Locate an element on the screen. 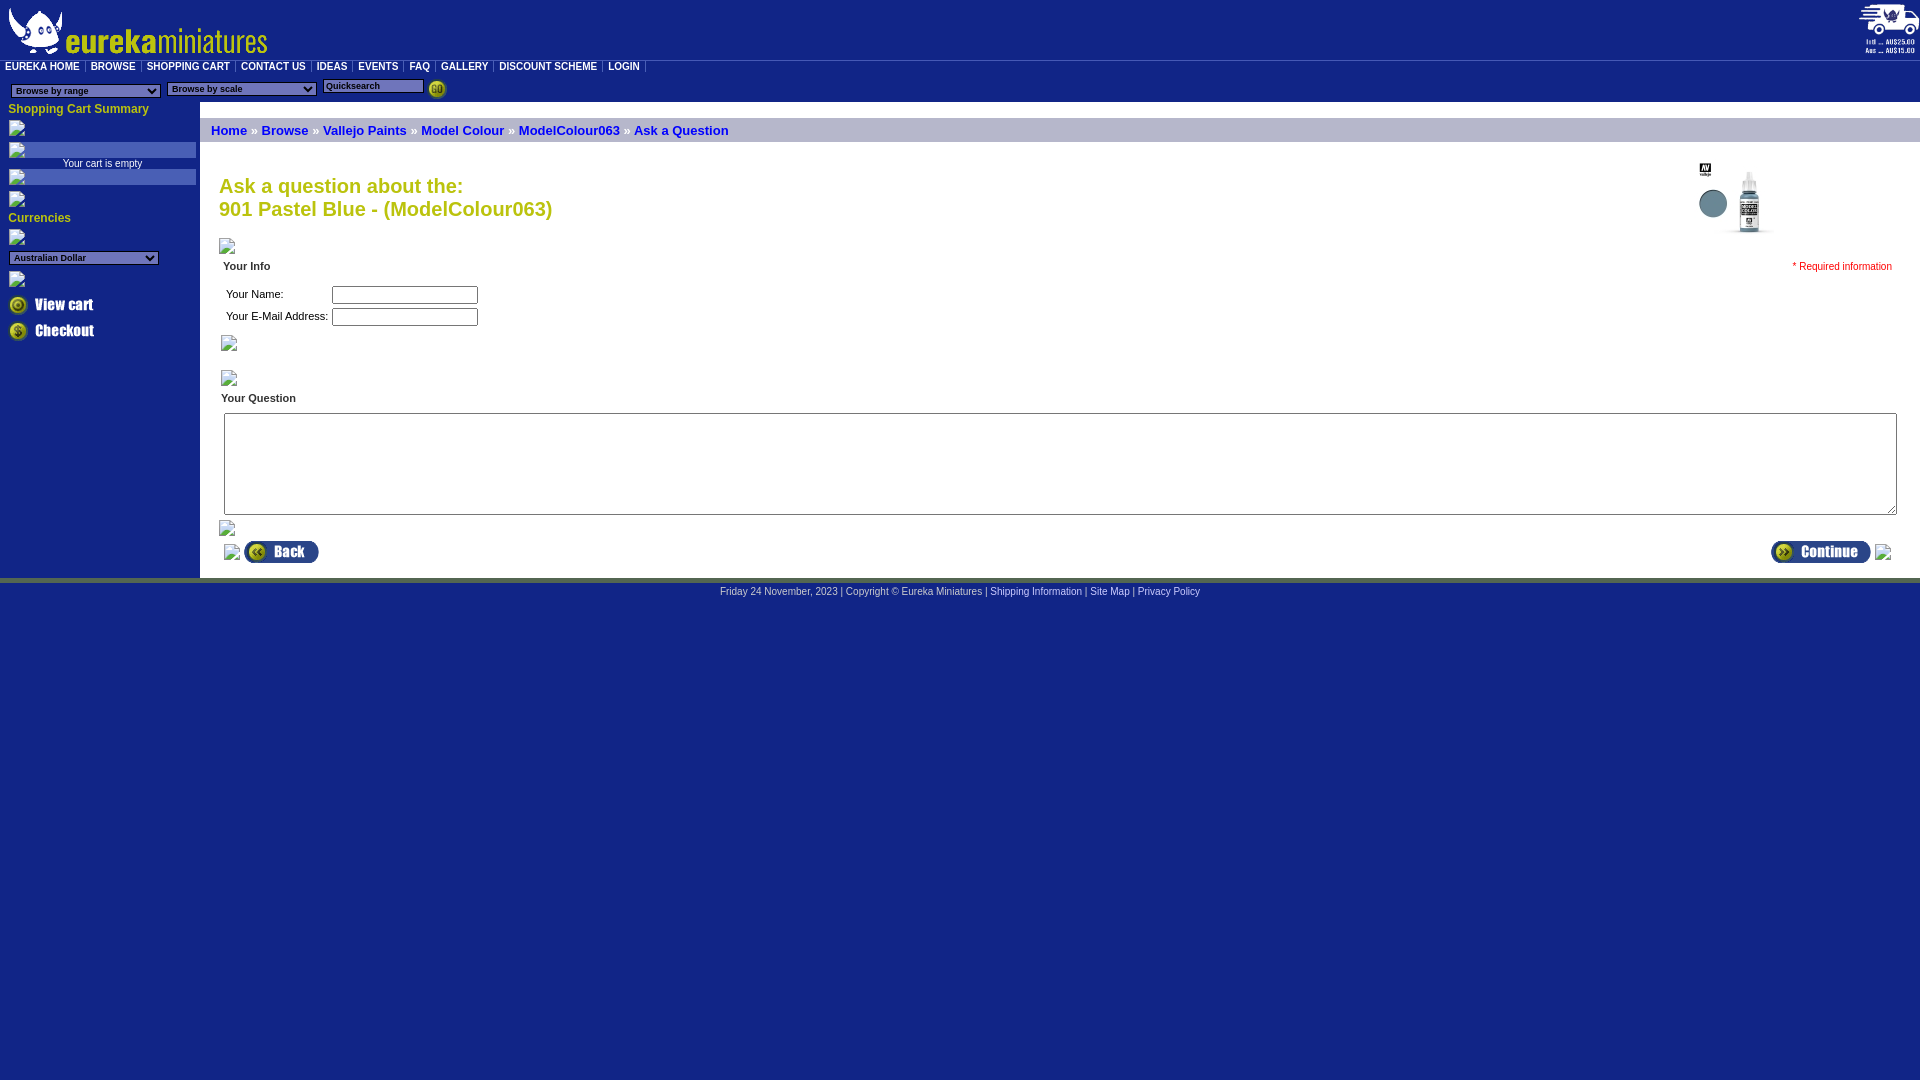 The height and width of the screenshot is (1080, 1920). ' Continue ' is located at coordinates (1820, 551).